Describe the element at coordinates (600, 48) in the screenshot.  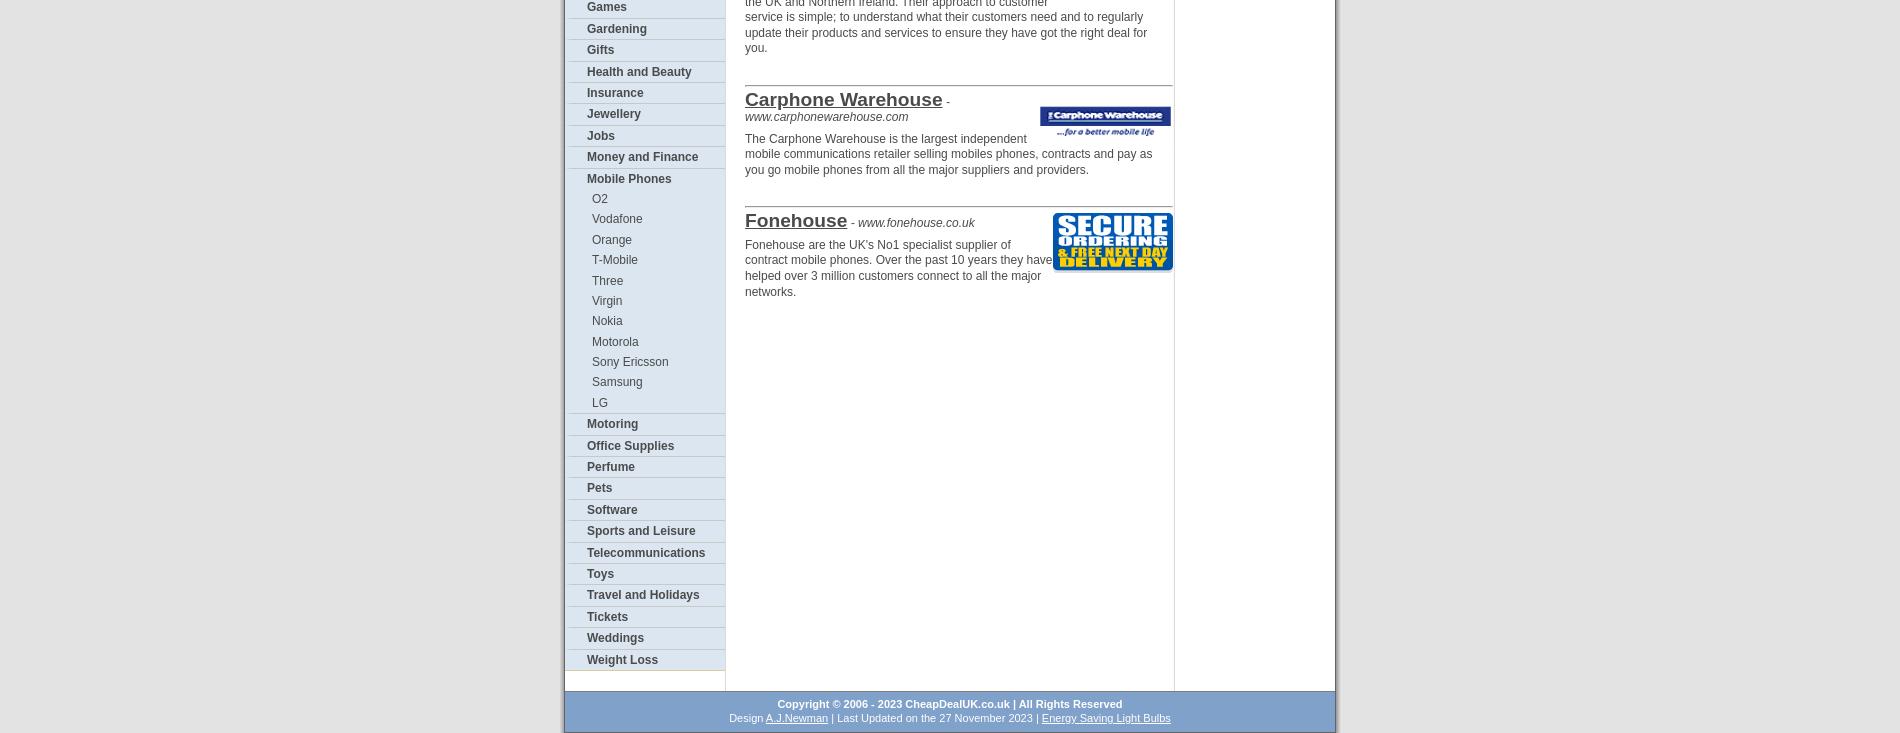
I see `'Gifts'` at that location.